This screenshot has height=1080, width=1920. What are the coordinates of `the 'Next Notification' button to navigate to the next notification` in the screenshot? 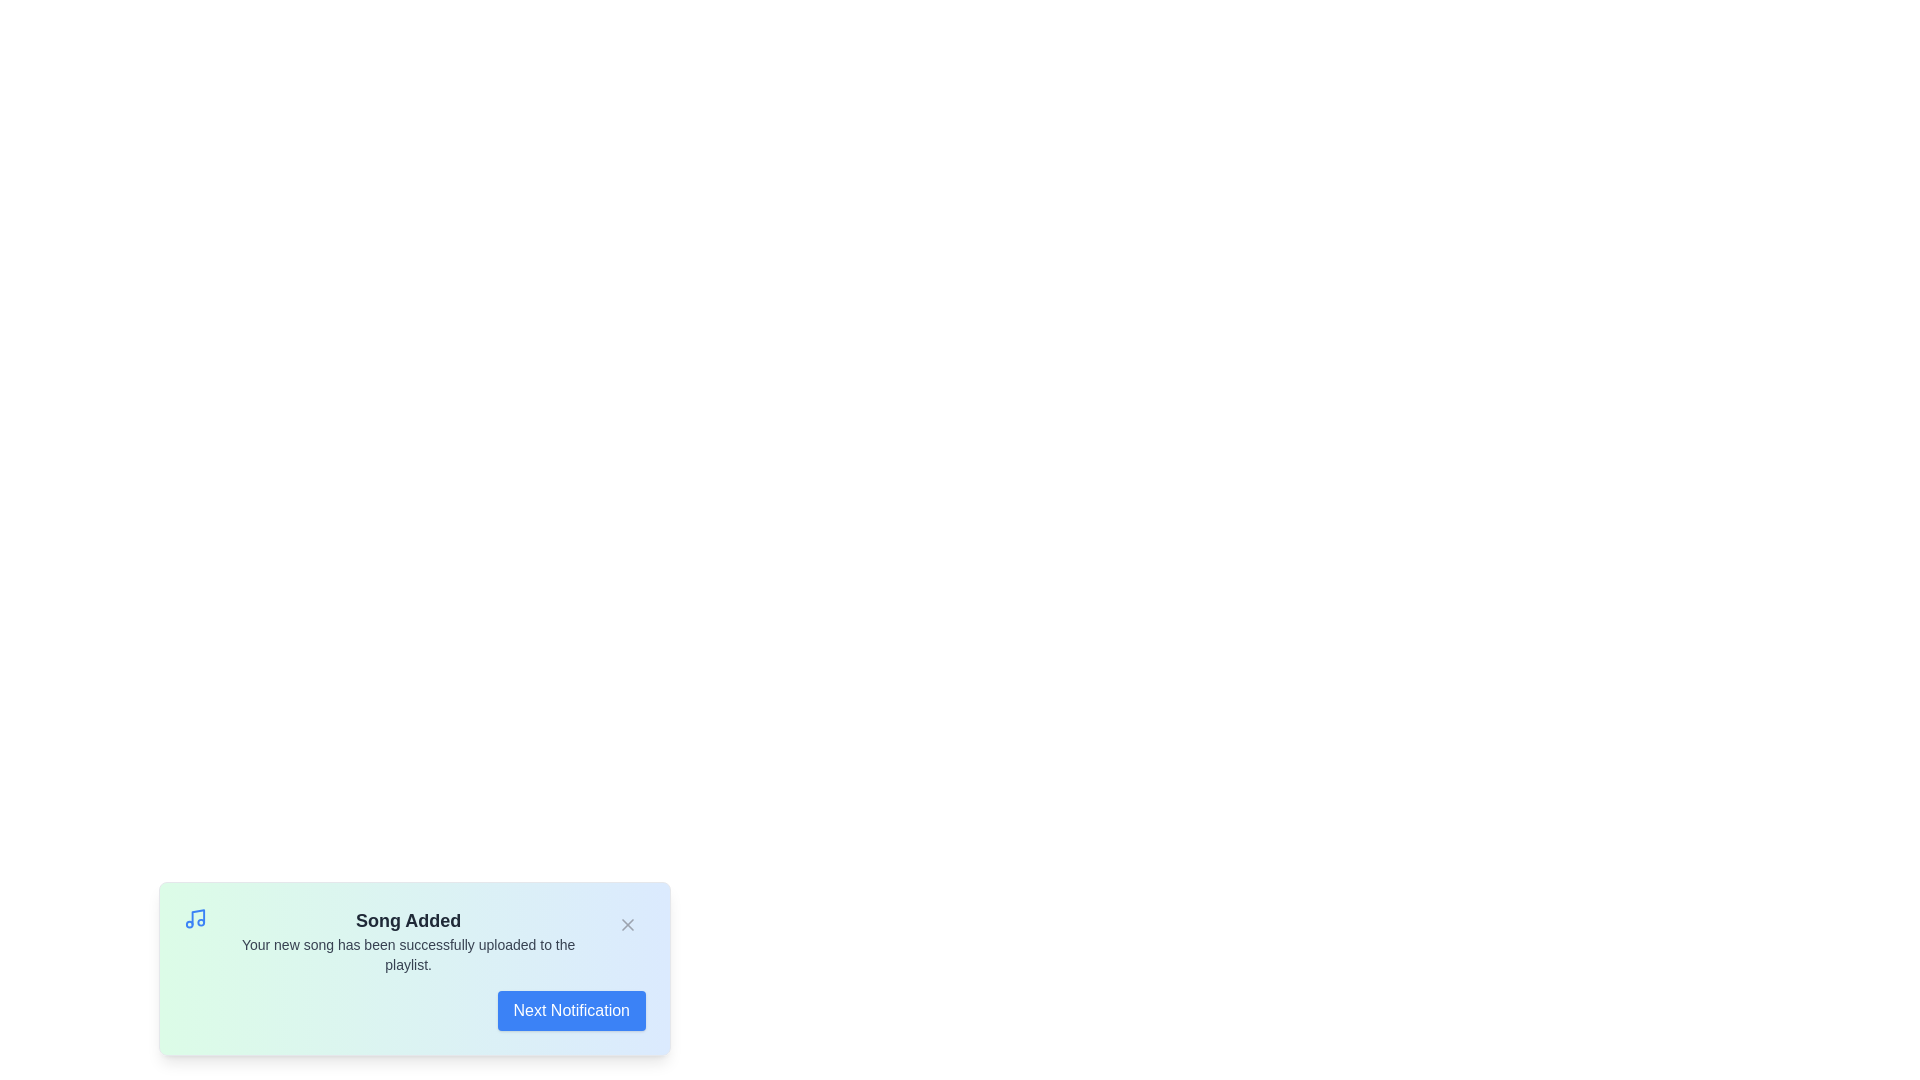 It's located at (570, 1010).